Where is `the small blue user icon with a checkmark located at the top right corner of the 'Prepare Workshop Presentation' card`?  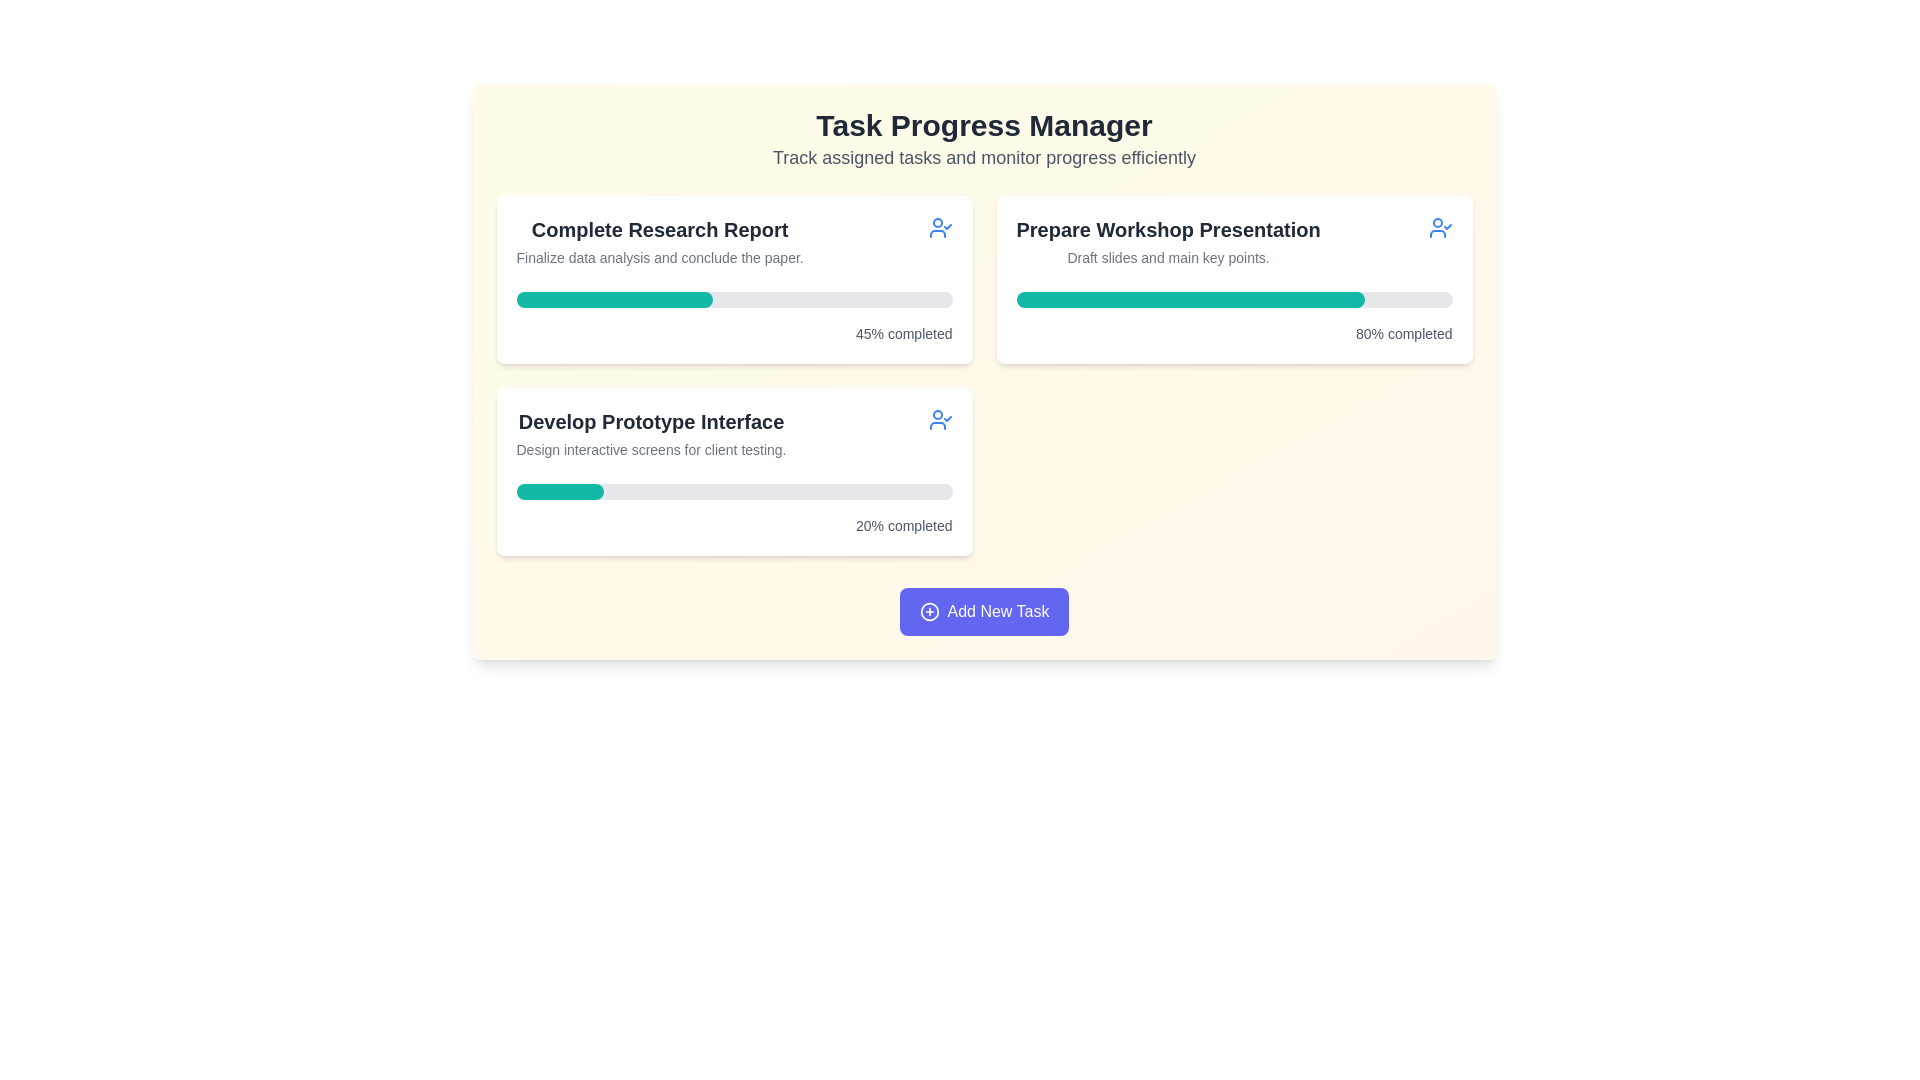 the small blue user icon with a checkmark located at the top right corner of the 'Prepare Workshop Presentation' card is located at coordinates (1440, 226).